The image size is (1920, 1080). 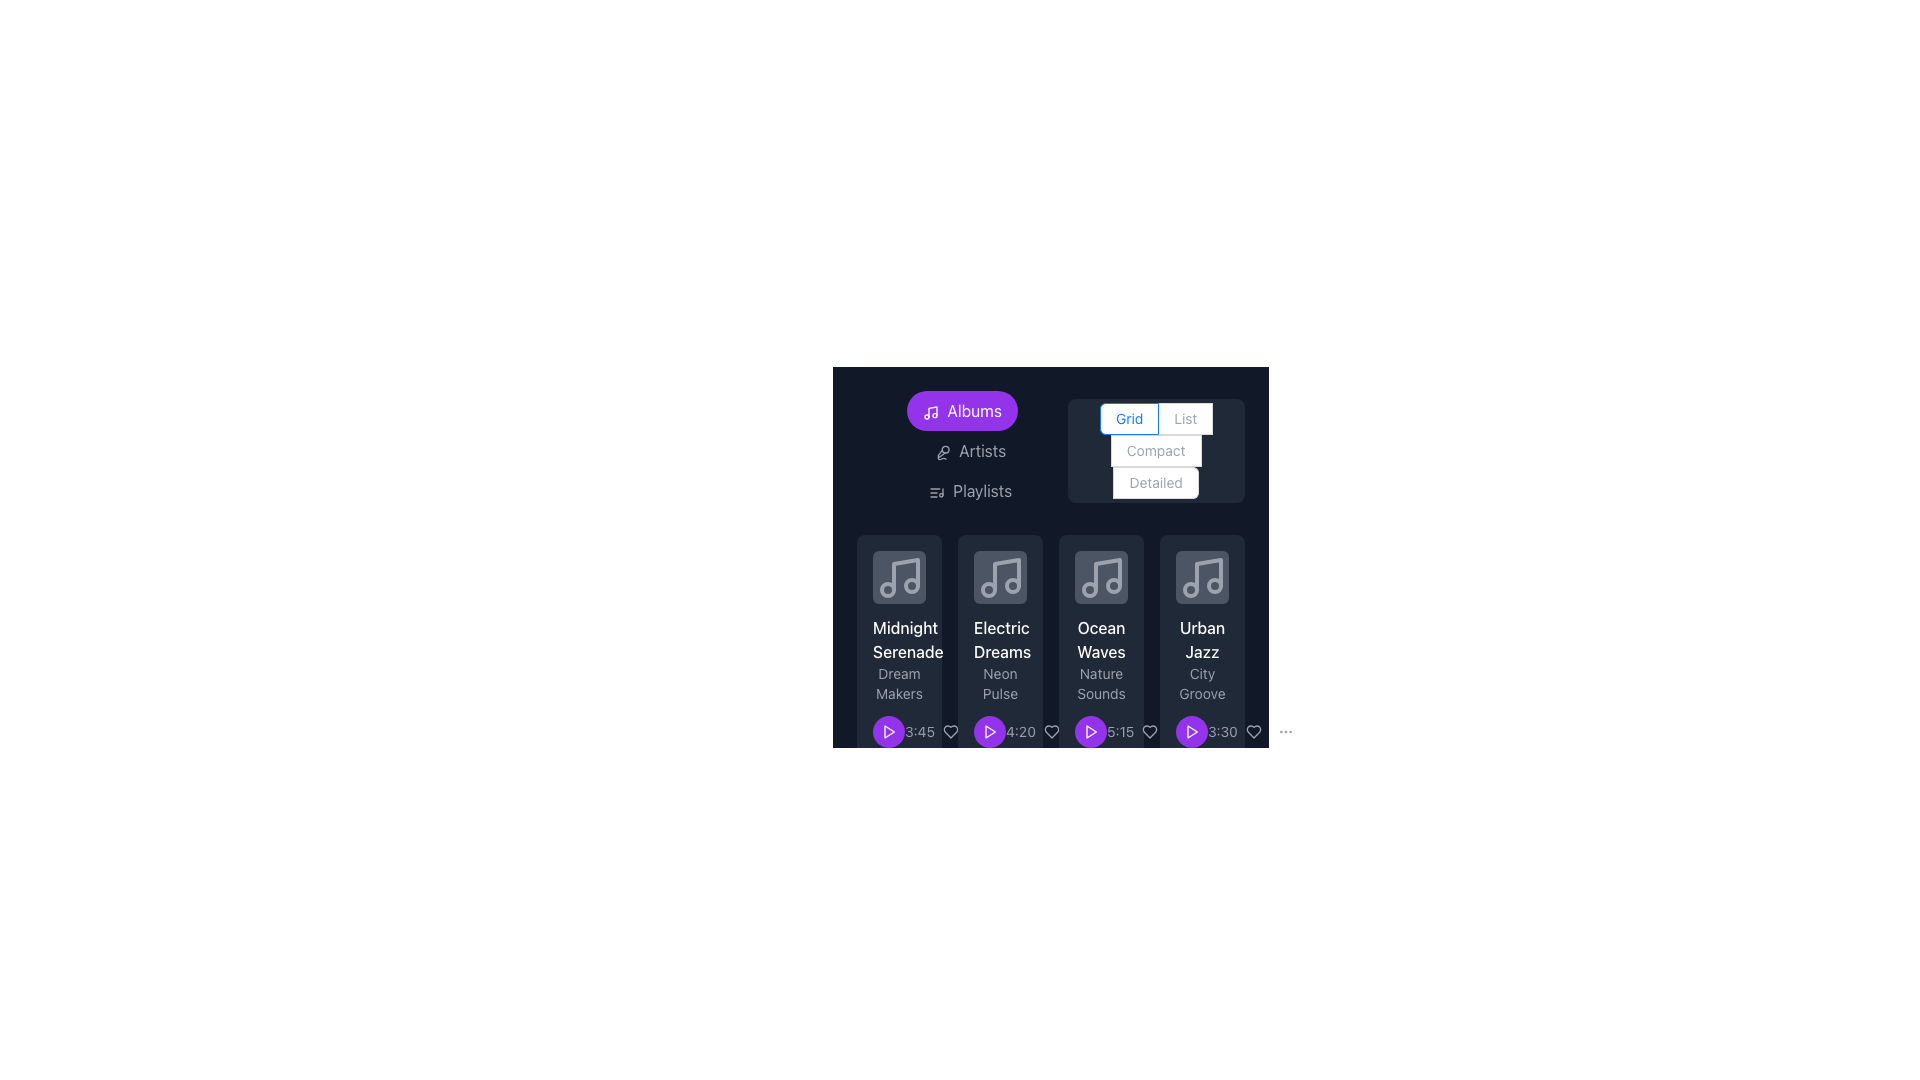 I want to click on the heart-shaped icon located at the bottom section of the rightmost card, right of the purple play button and time display, so click(x=1050, y=732).